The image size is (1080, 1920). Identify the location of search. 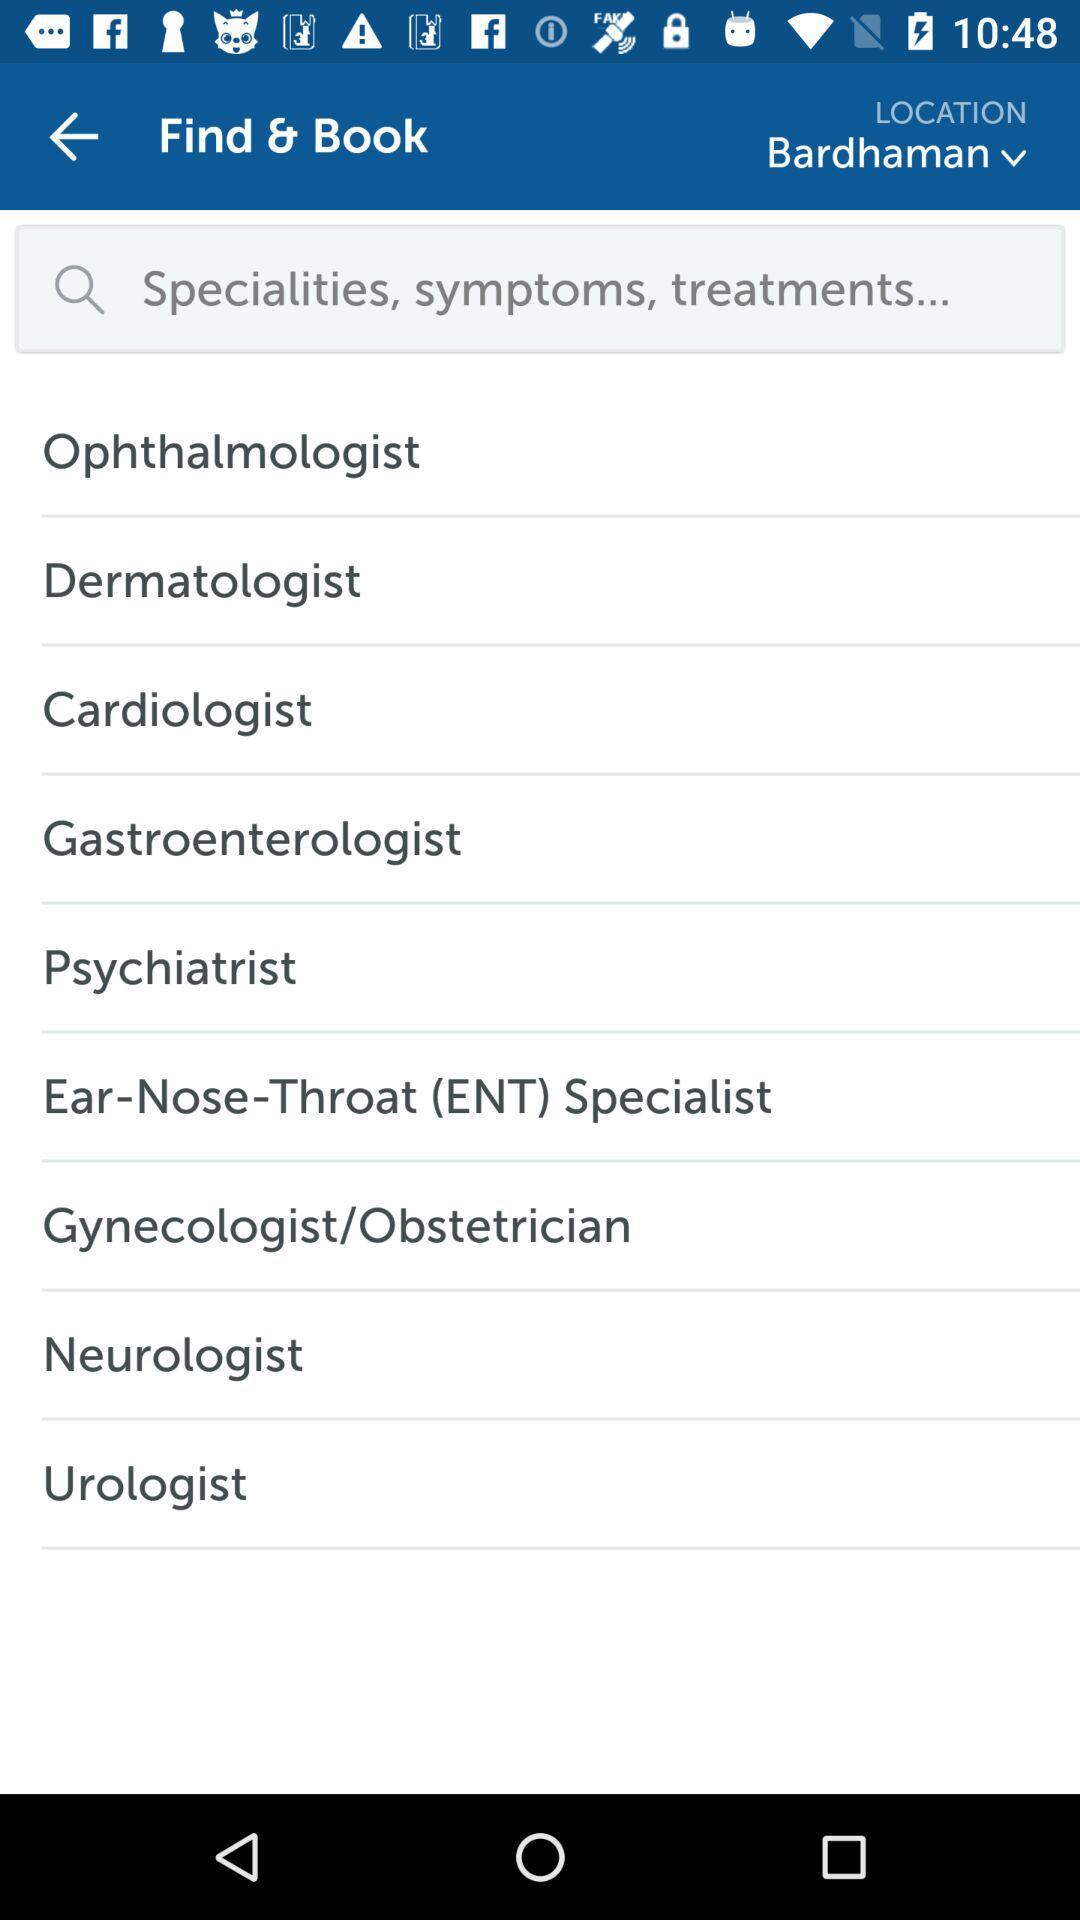
(588, 287).